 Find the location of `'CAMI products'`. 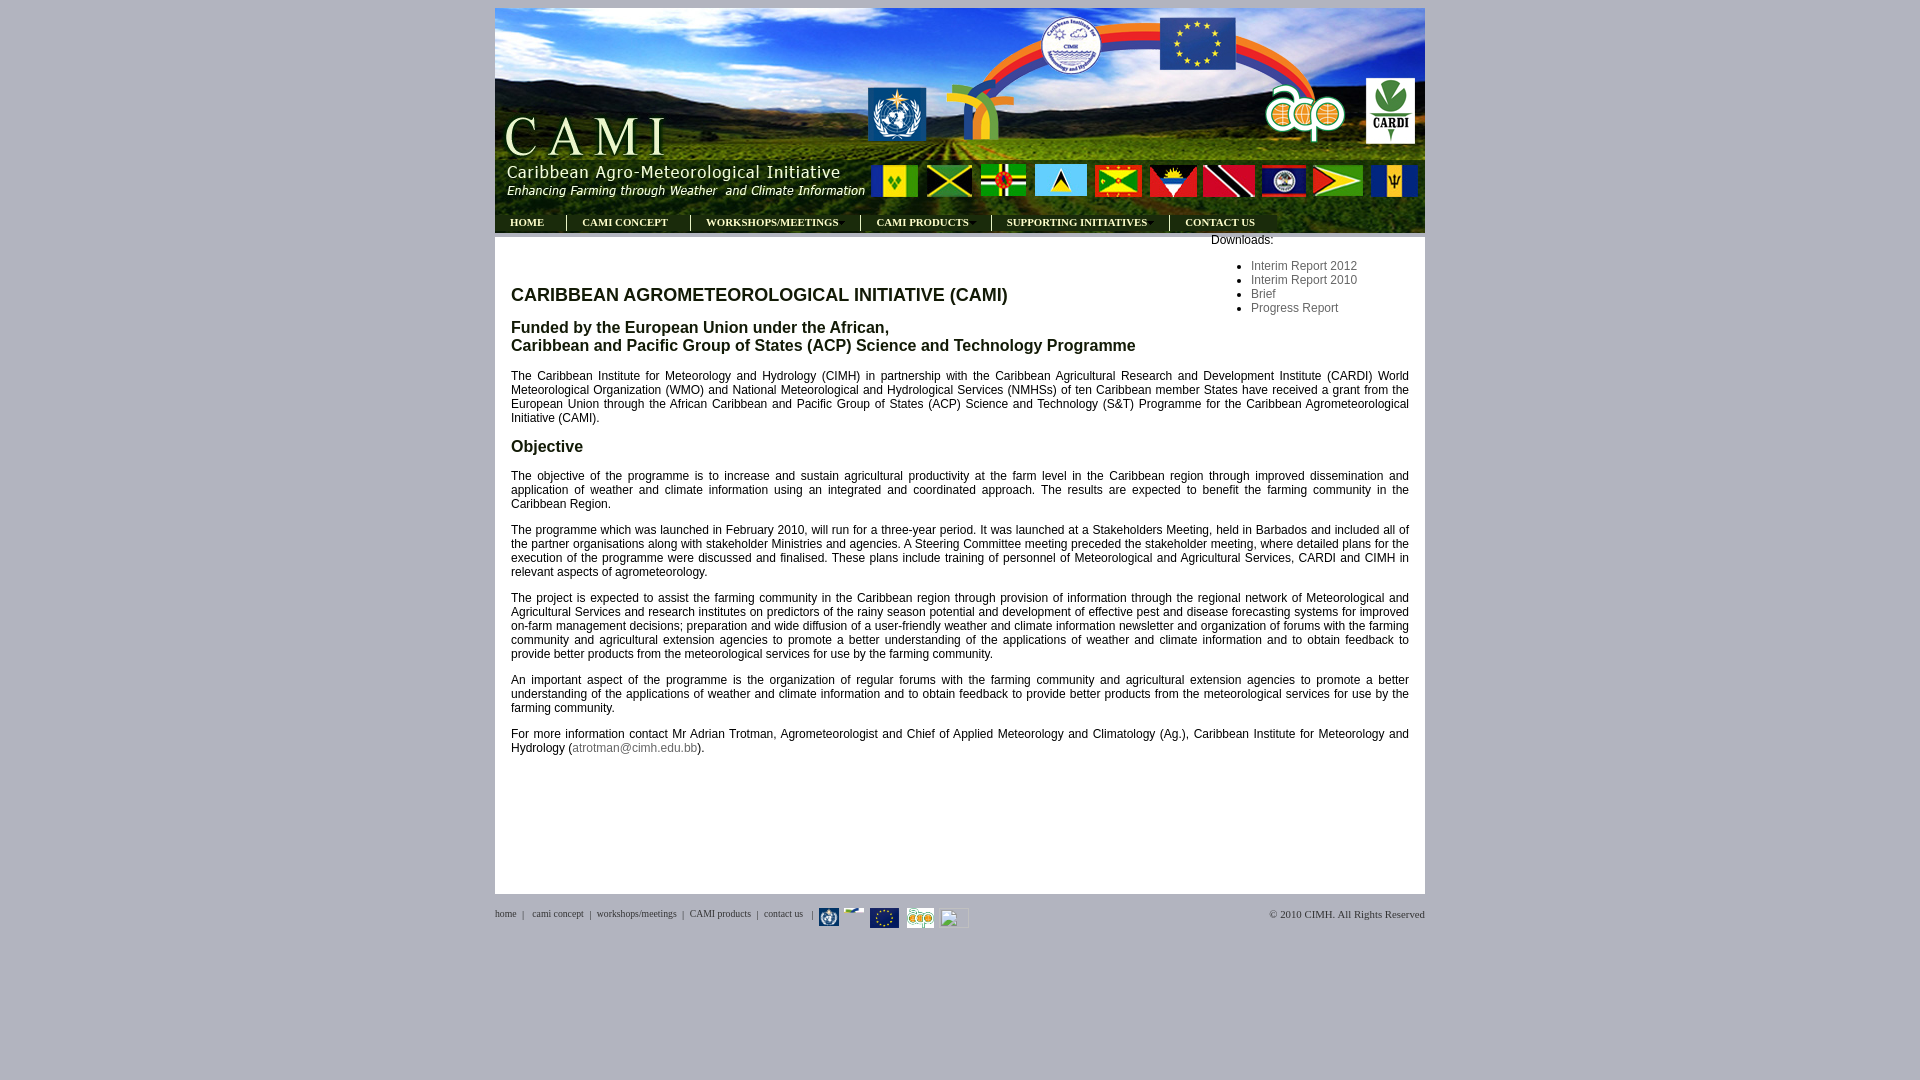

'CAMI products' is located at coordinates (720, 913).